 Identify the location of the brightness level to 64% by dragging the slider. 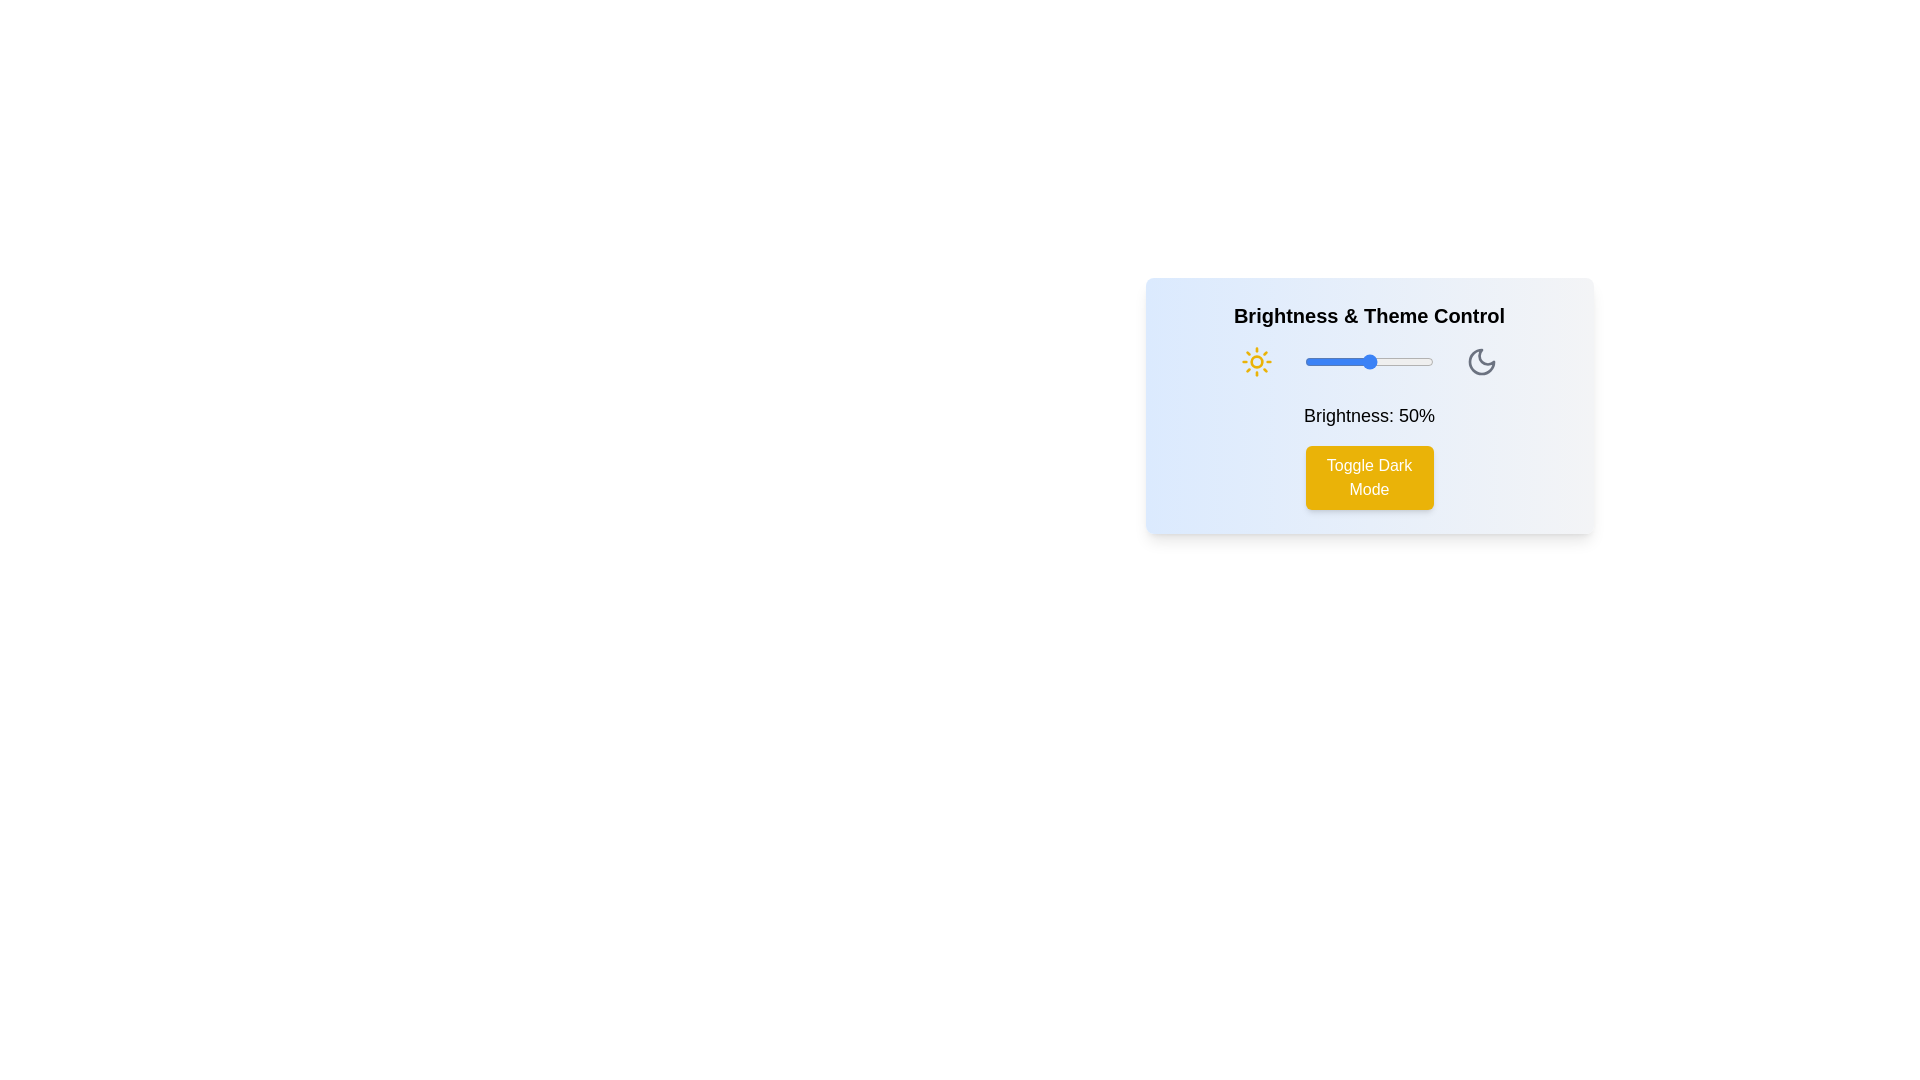
(1386, 362).